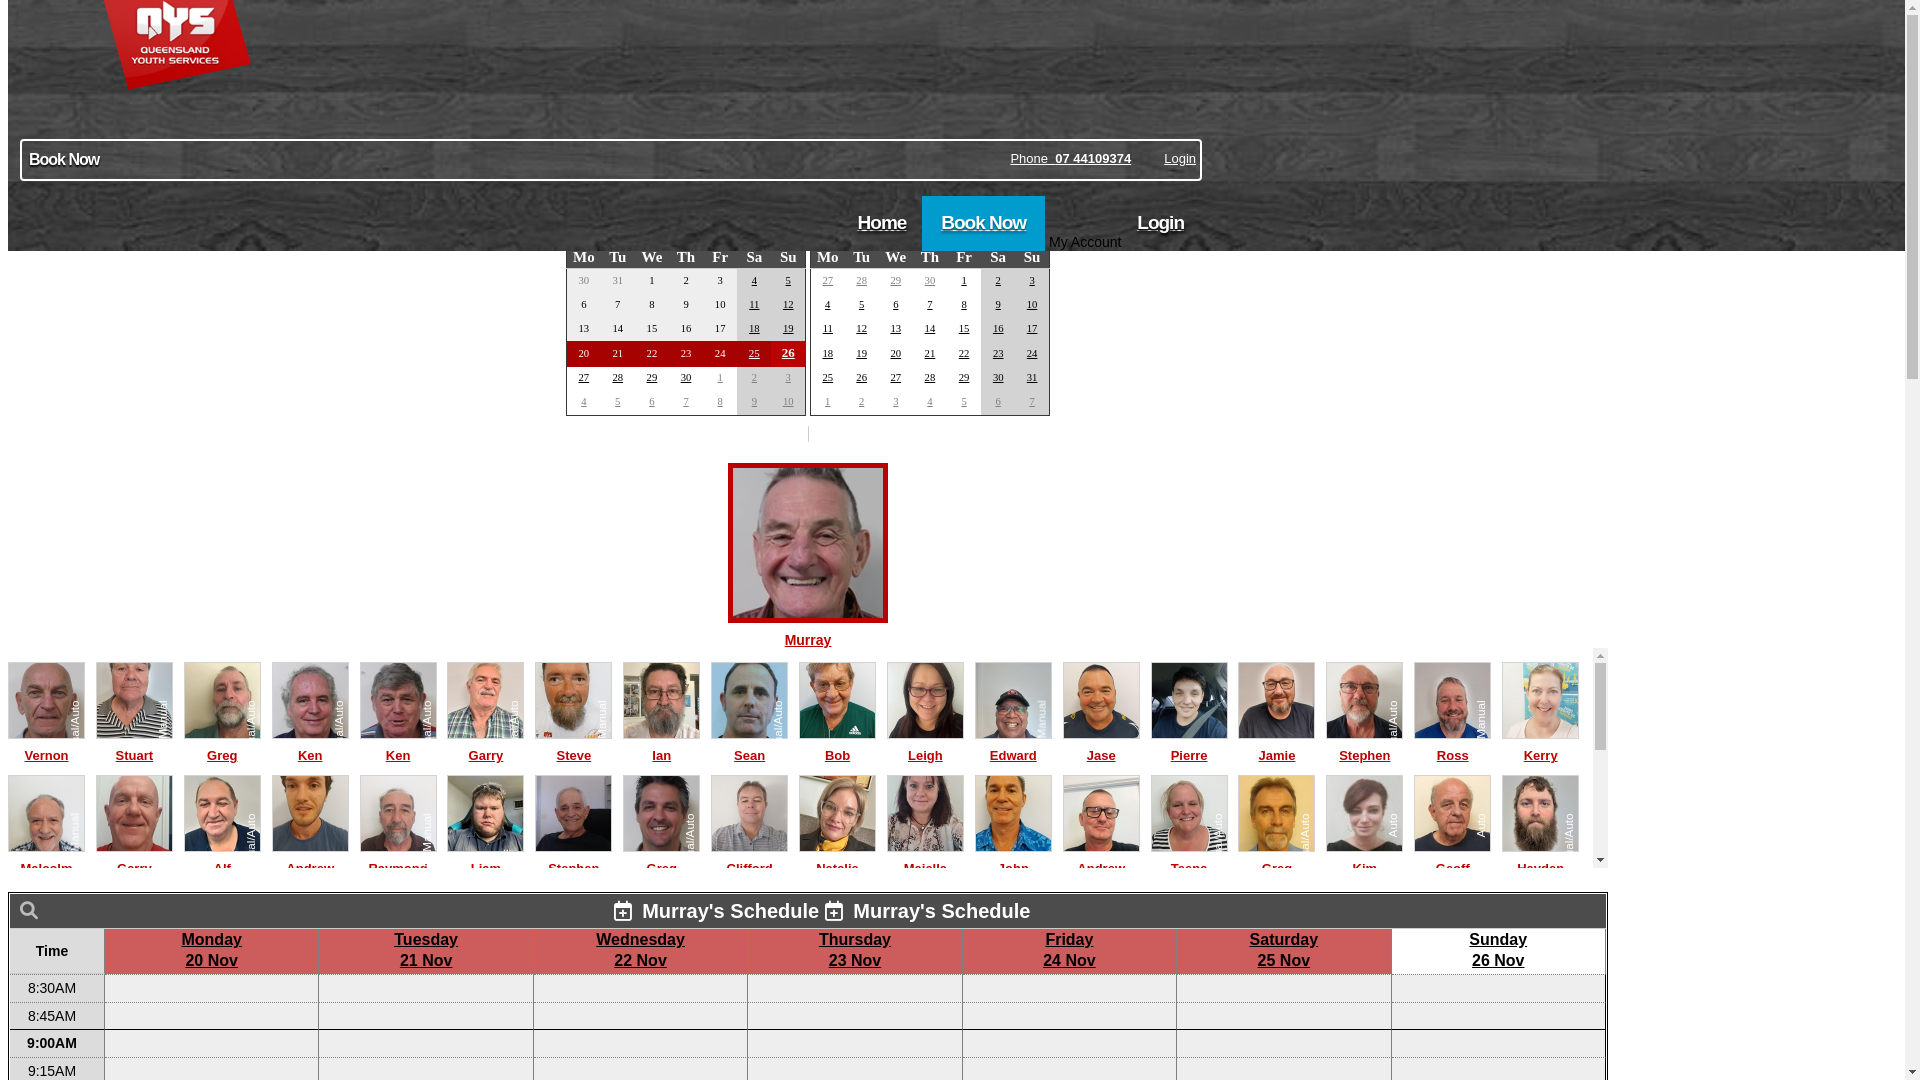 The width and height of the screenshot is (1920, 1080). What do you see at coordinates (398, 857) in the screenshot?
I see `'Raymond` at bounding box center [398, 857].